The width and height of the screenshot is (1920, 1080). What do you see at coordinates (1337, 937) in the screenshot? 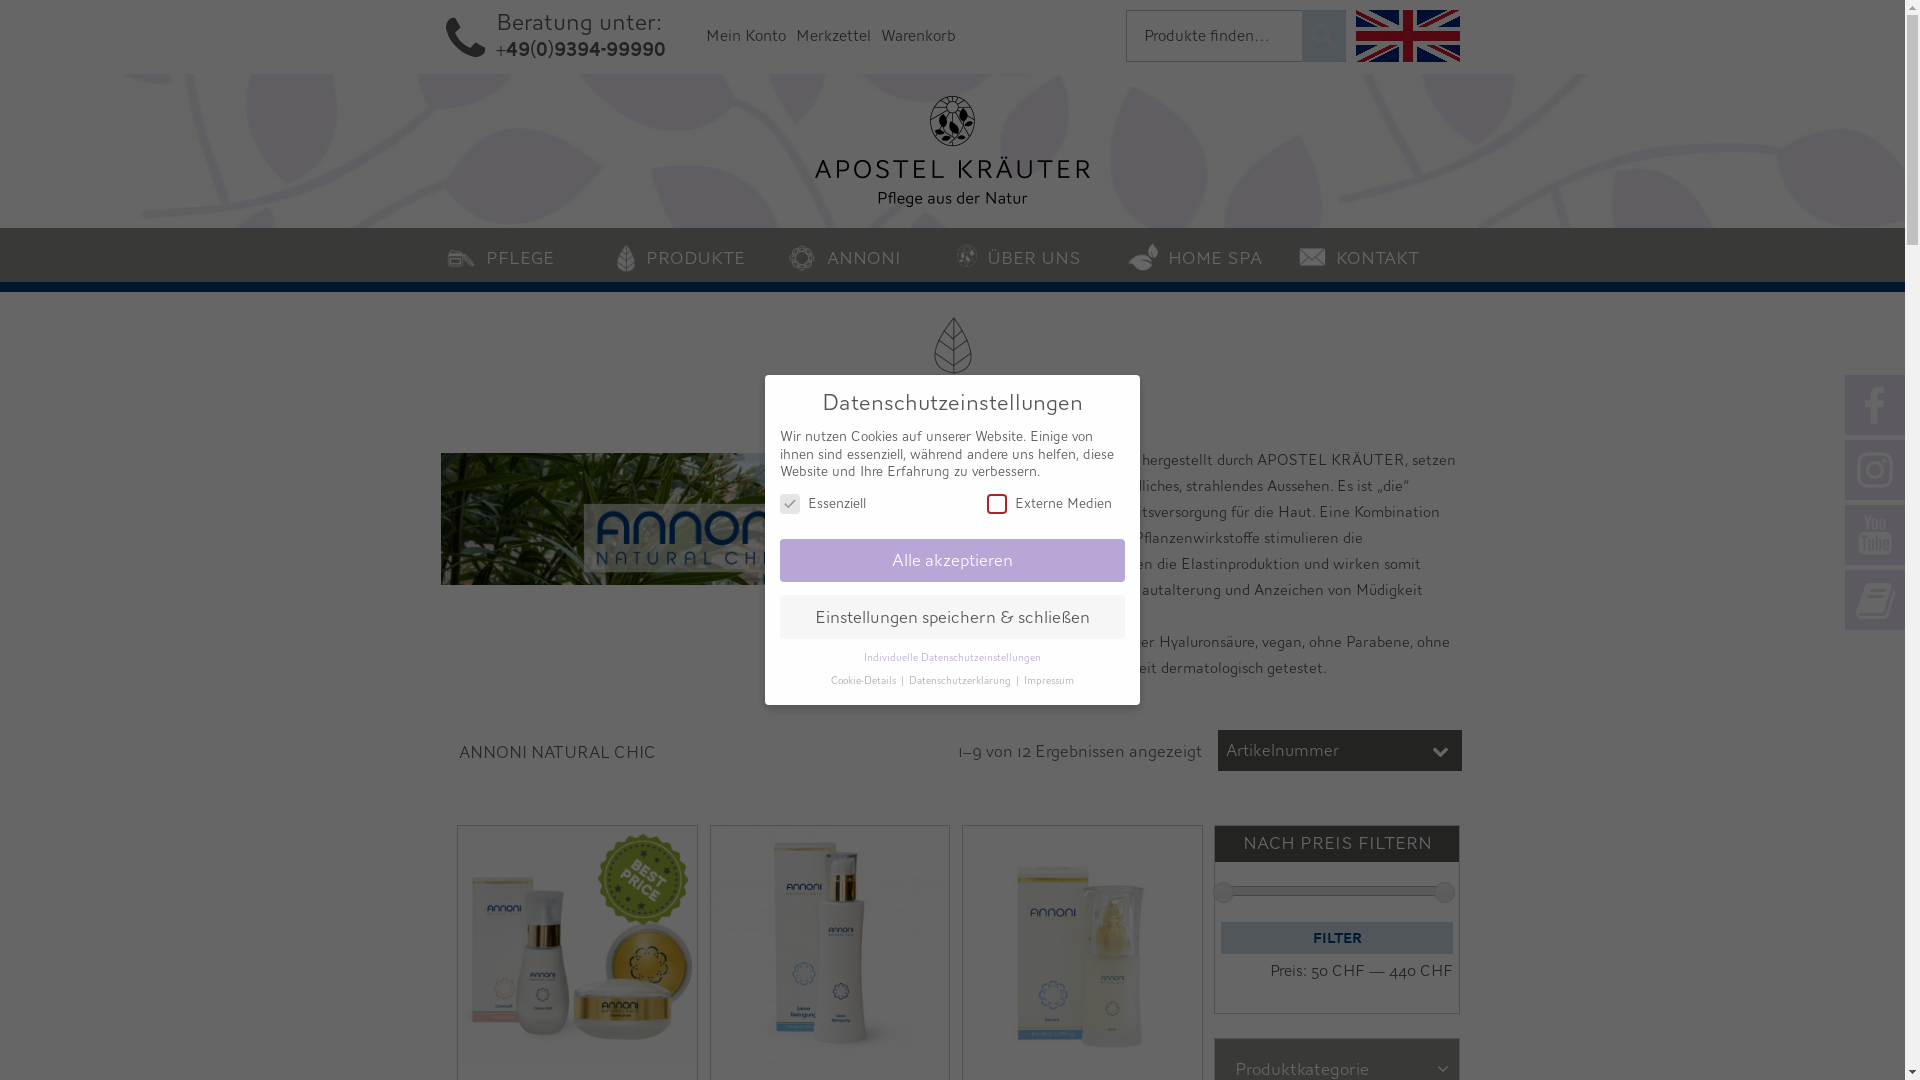
I see `'Filter'` at bounding box center [1337, 937].